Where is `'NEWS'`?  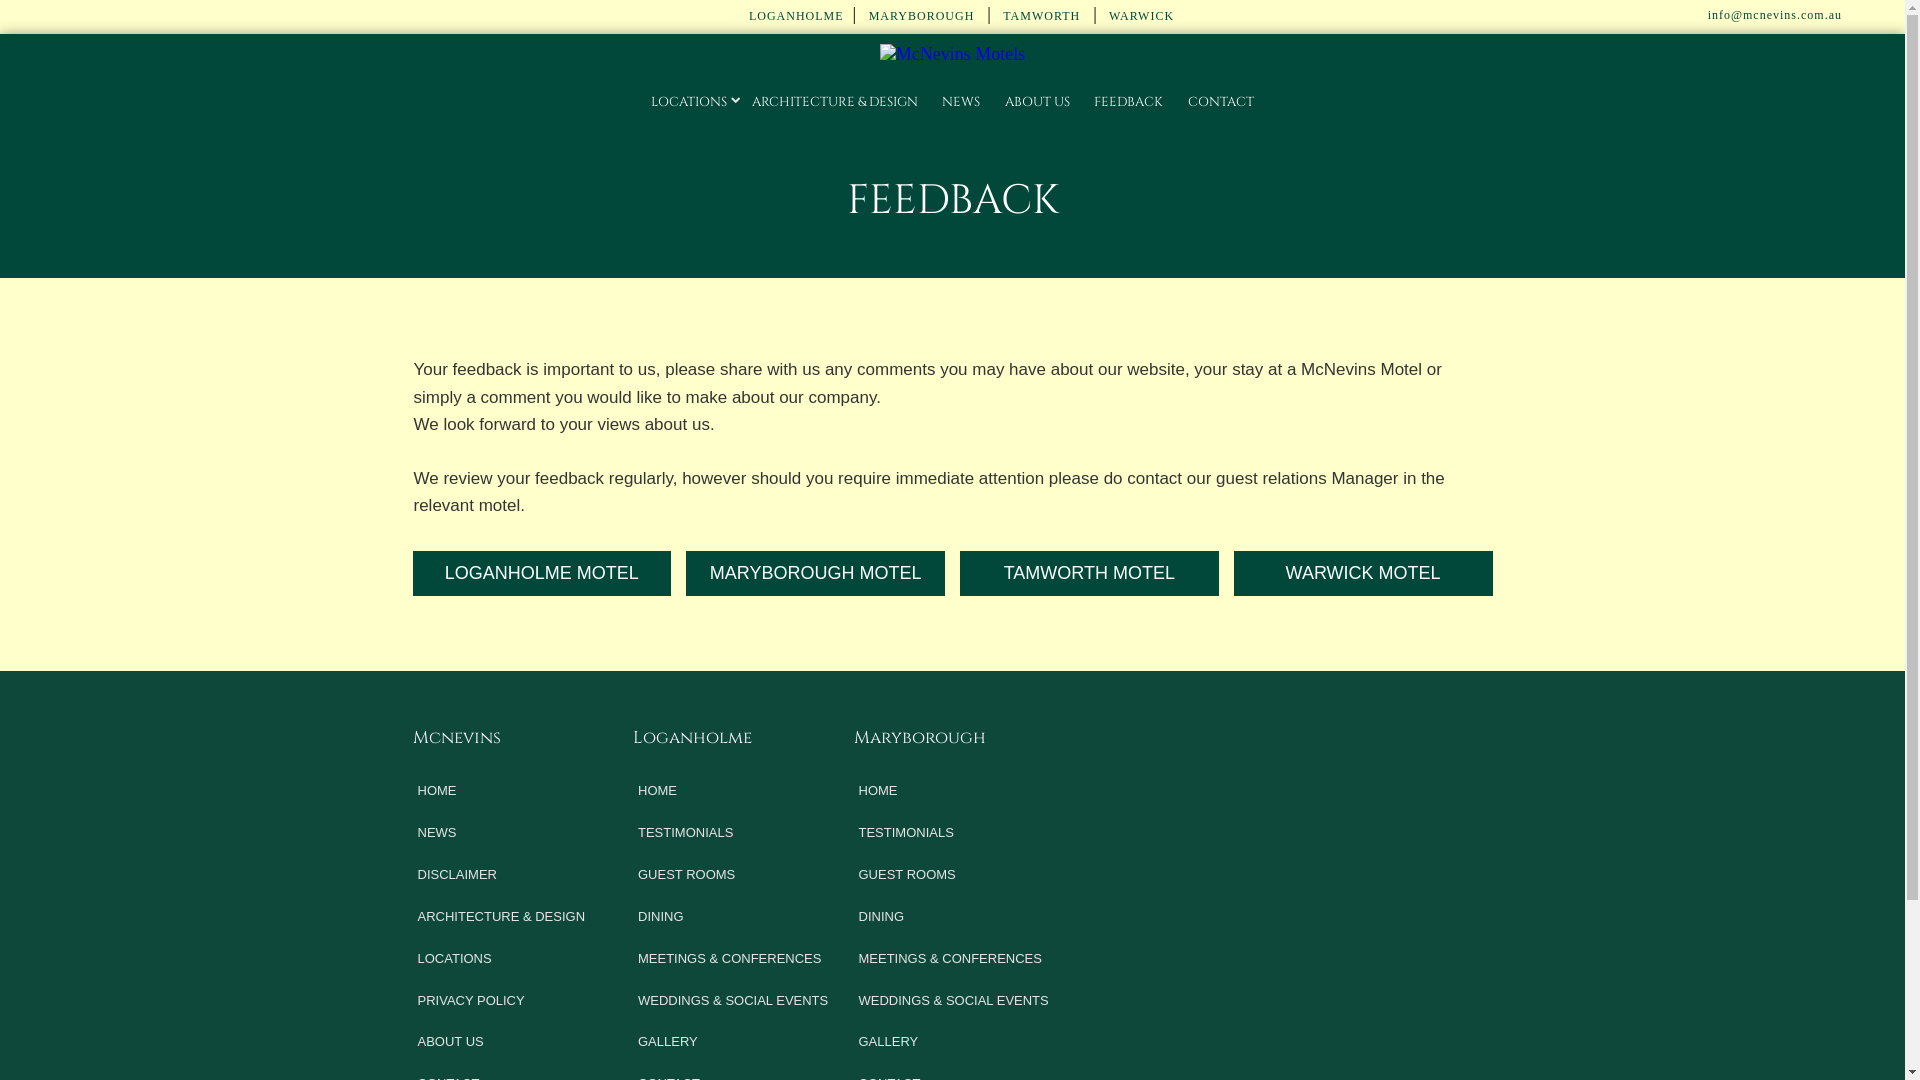 'NEWS' is located at coordinates (503, 833).